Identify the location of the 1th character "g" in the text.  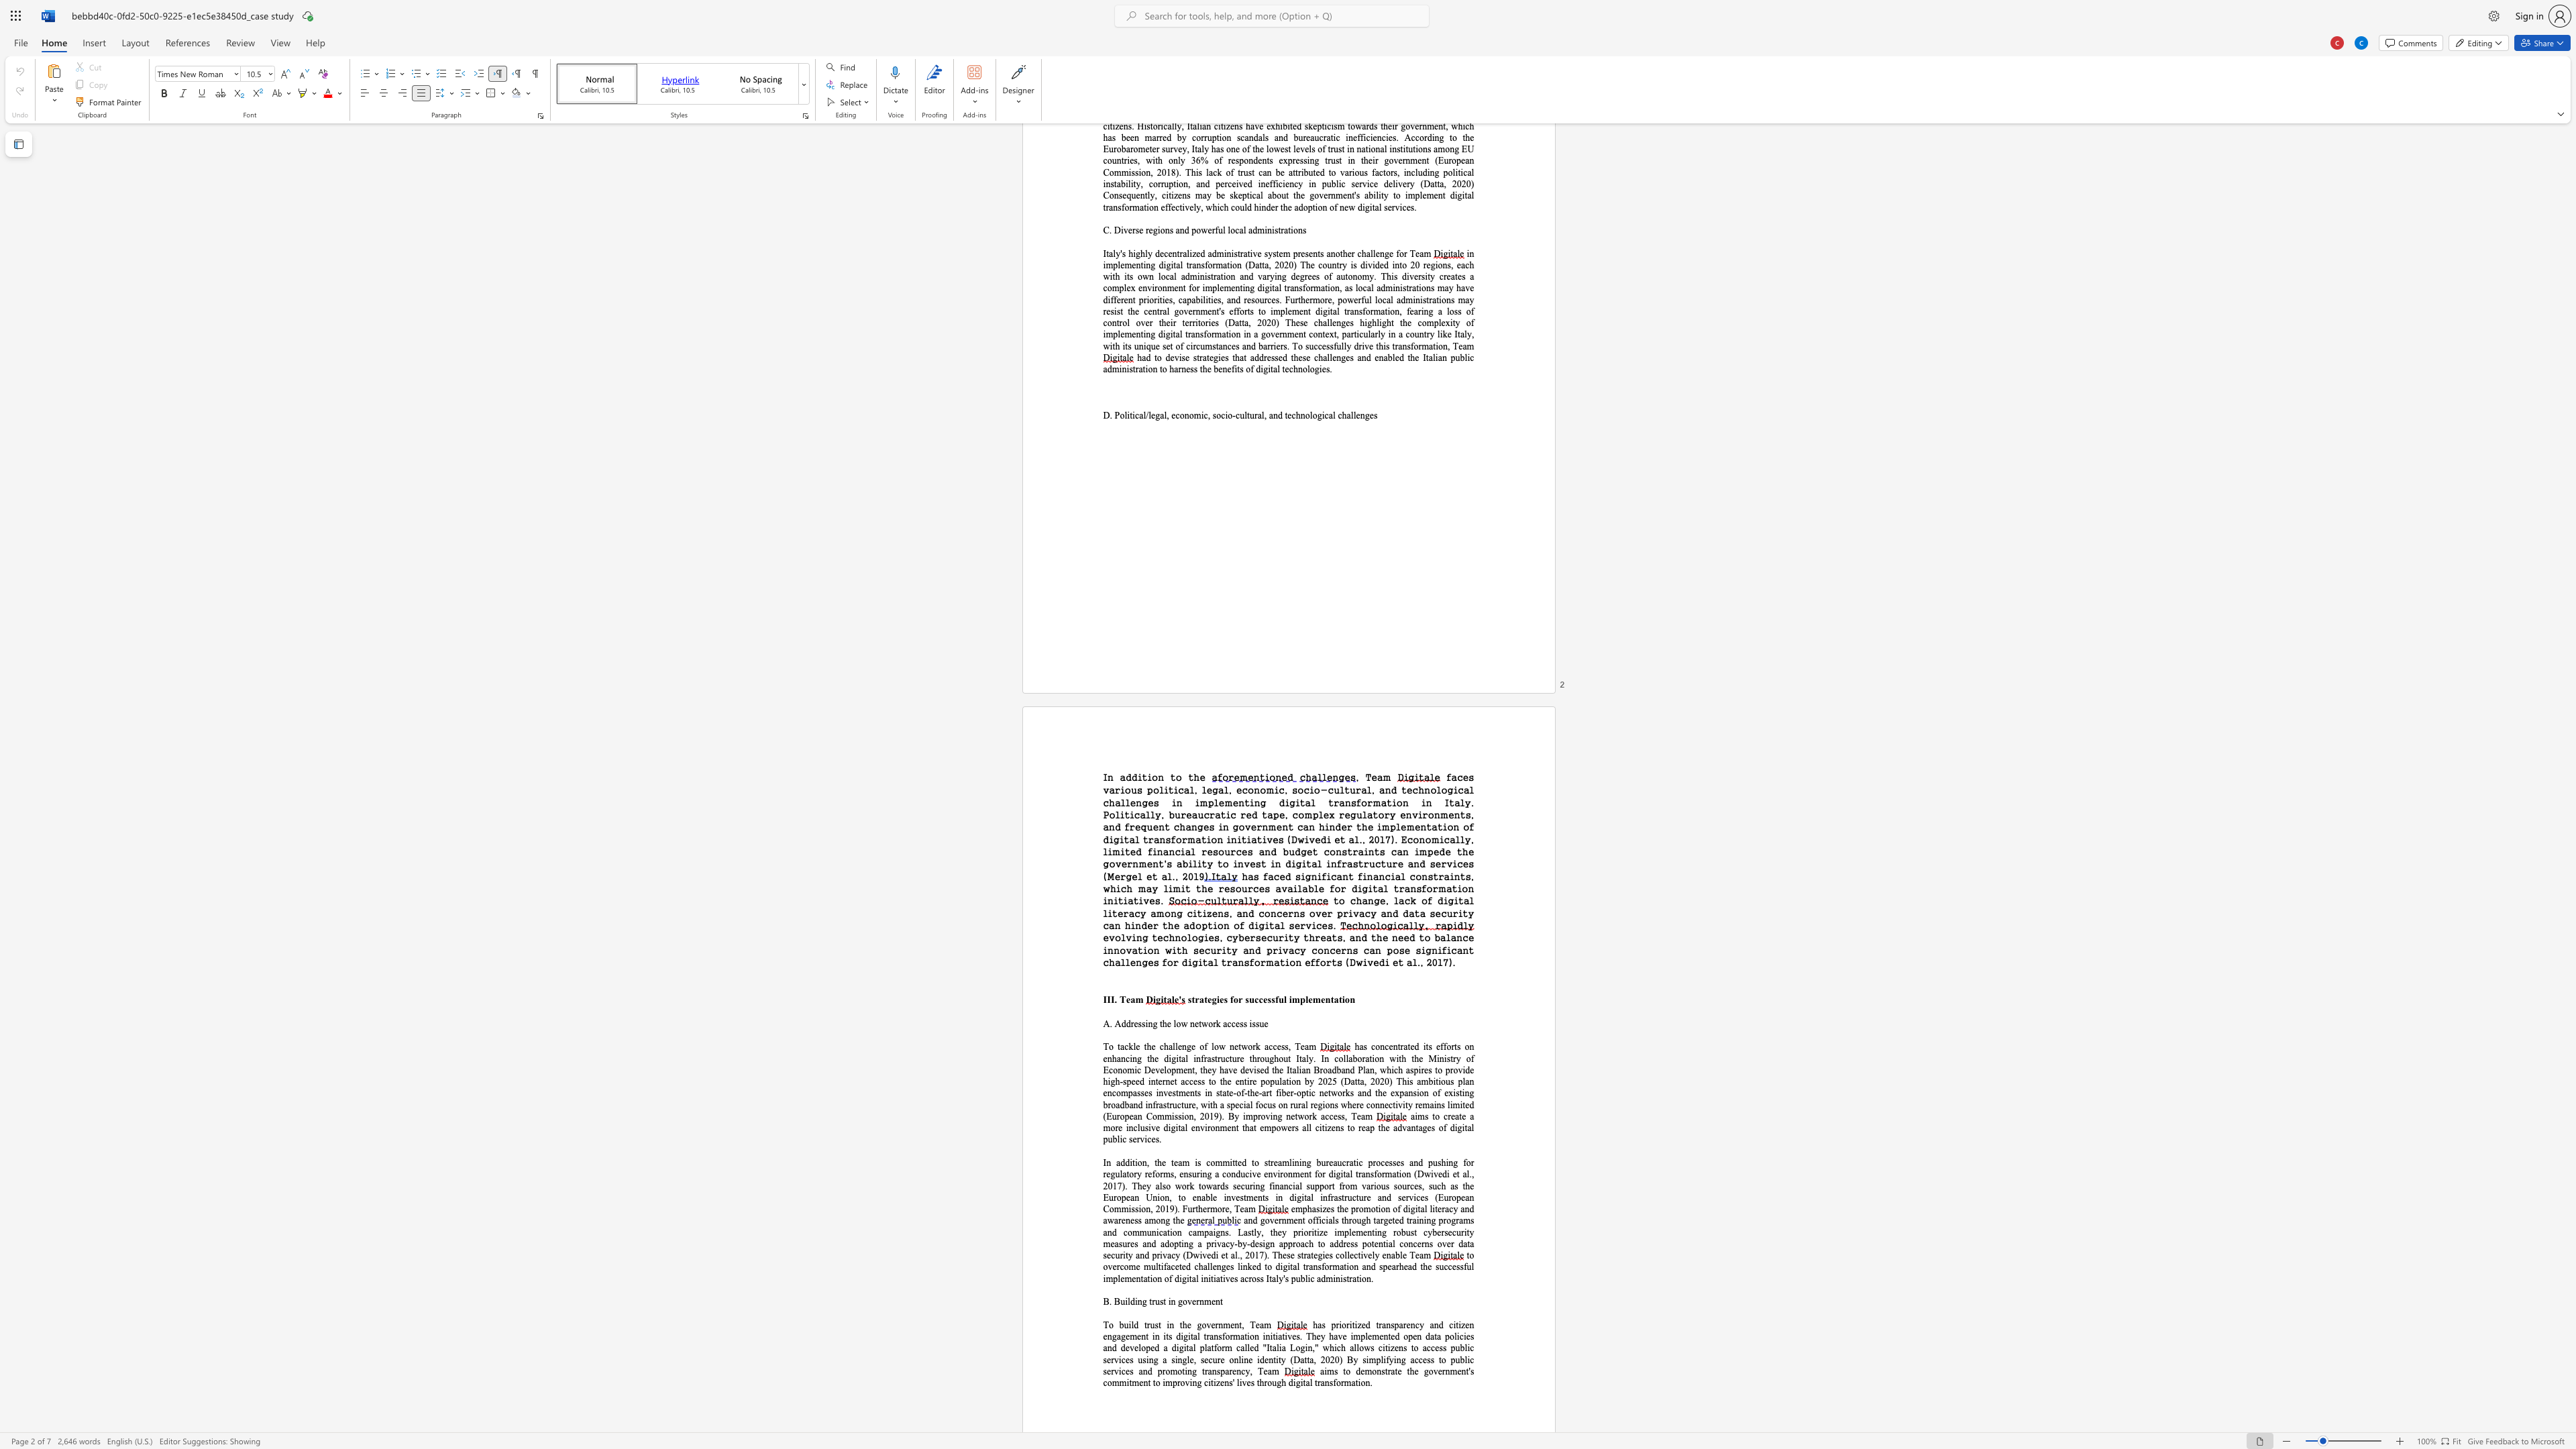
(1144, 1301).